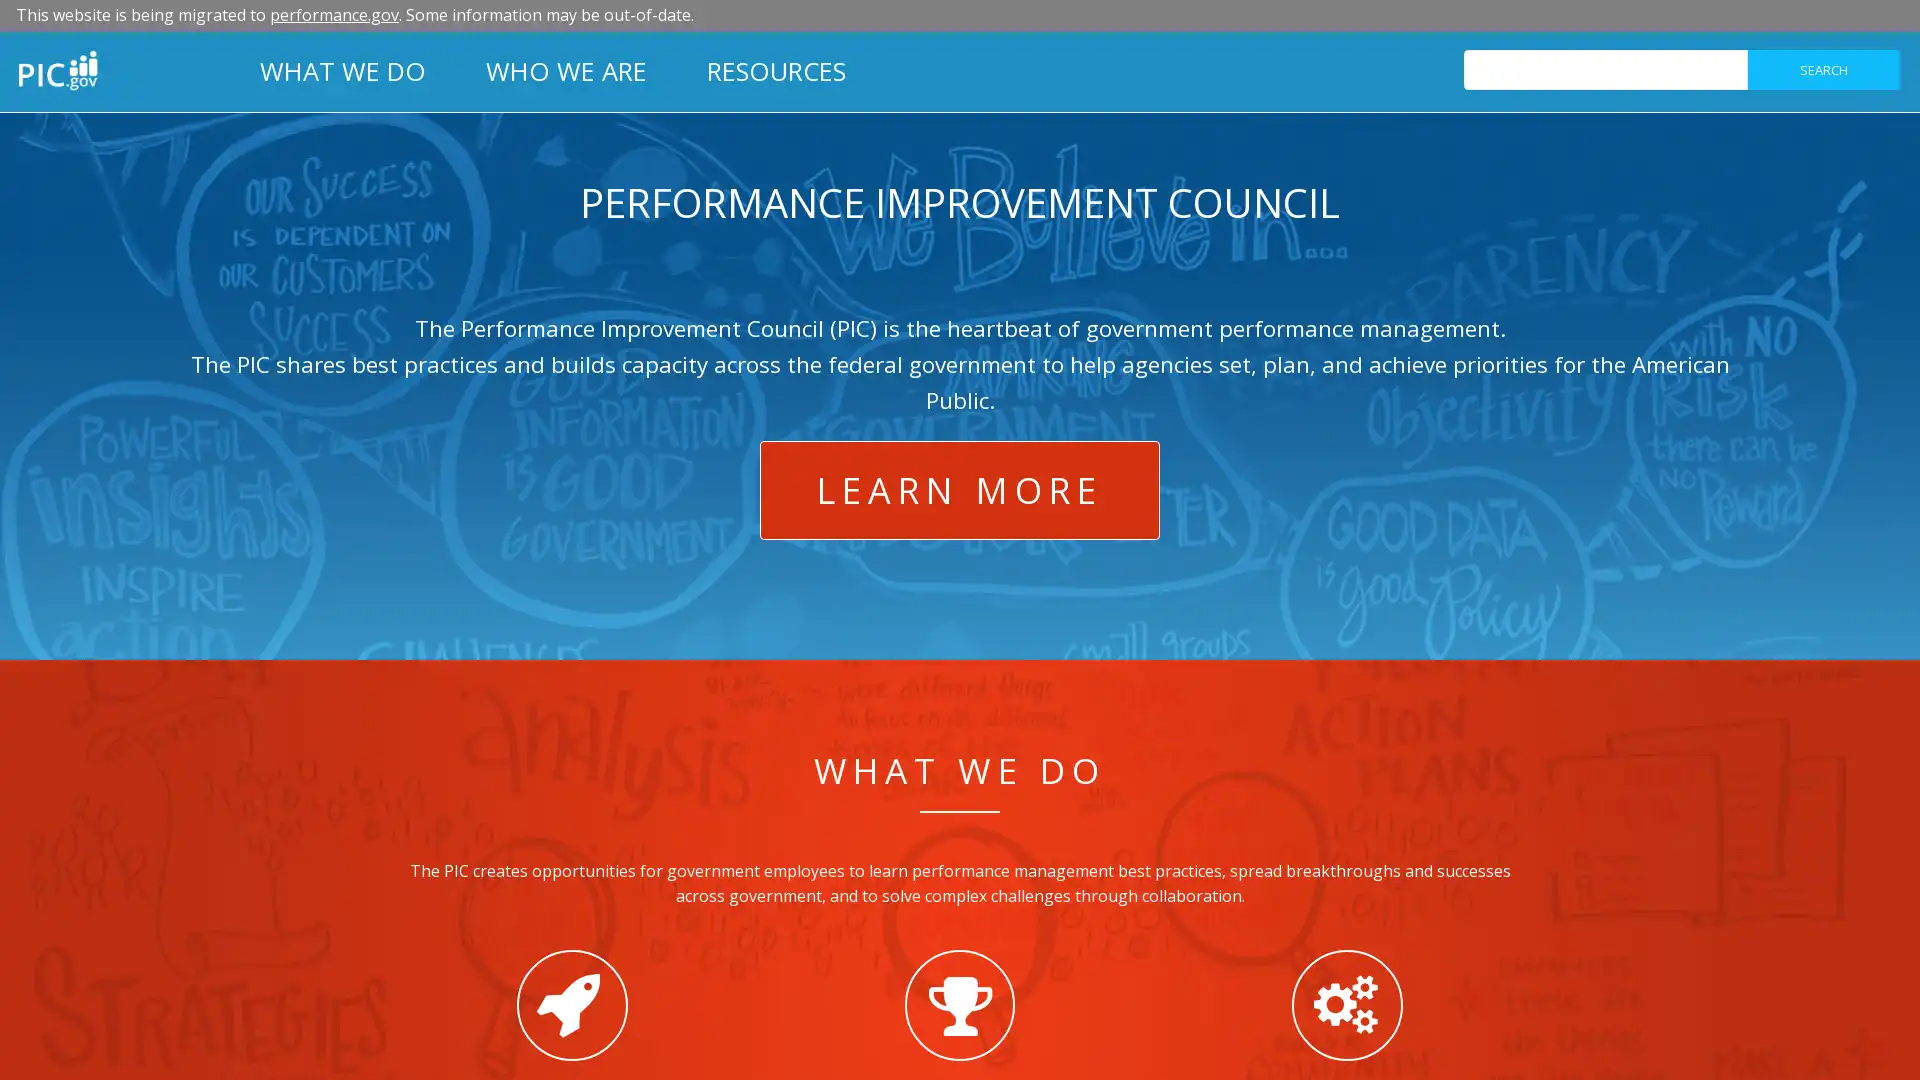 The height and width of the screenshot is (1080, 1920). What do you see at coordinates (1823, 68) in the screenshot?
I see `Search` at bounding box center [1823, 68].